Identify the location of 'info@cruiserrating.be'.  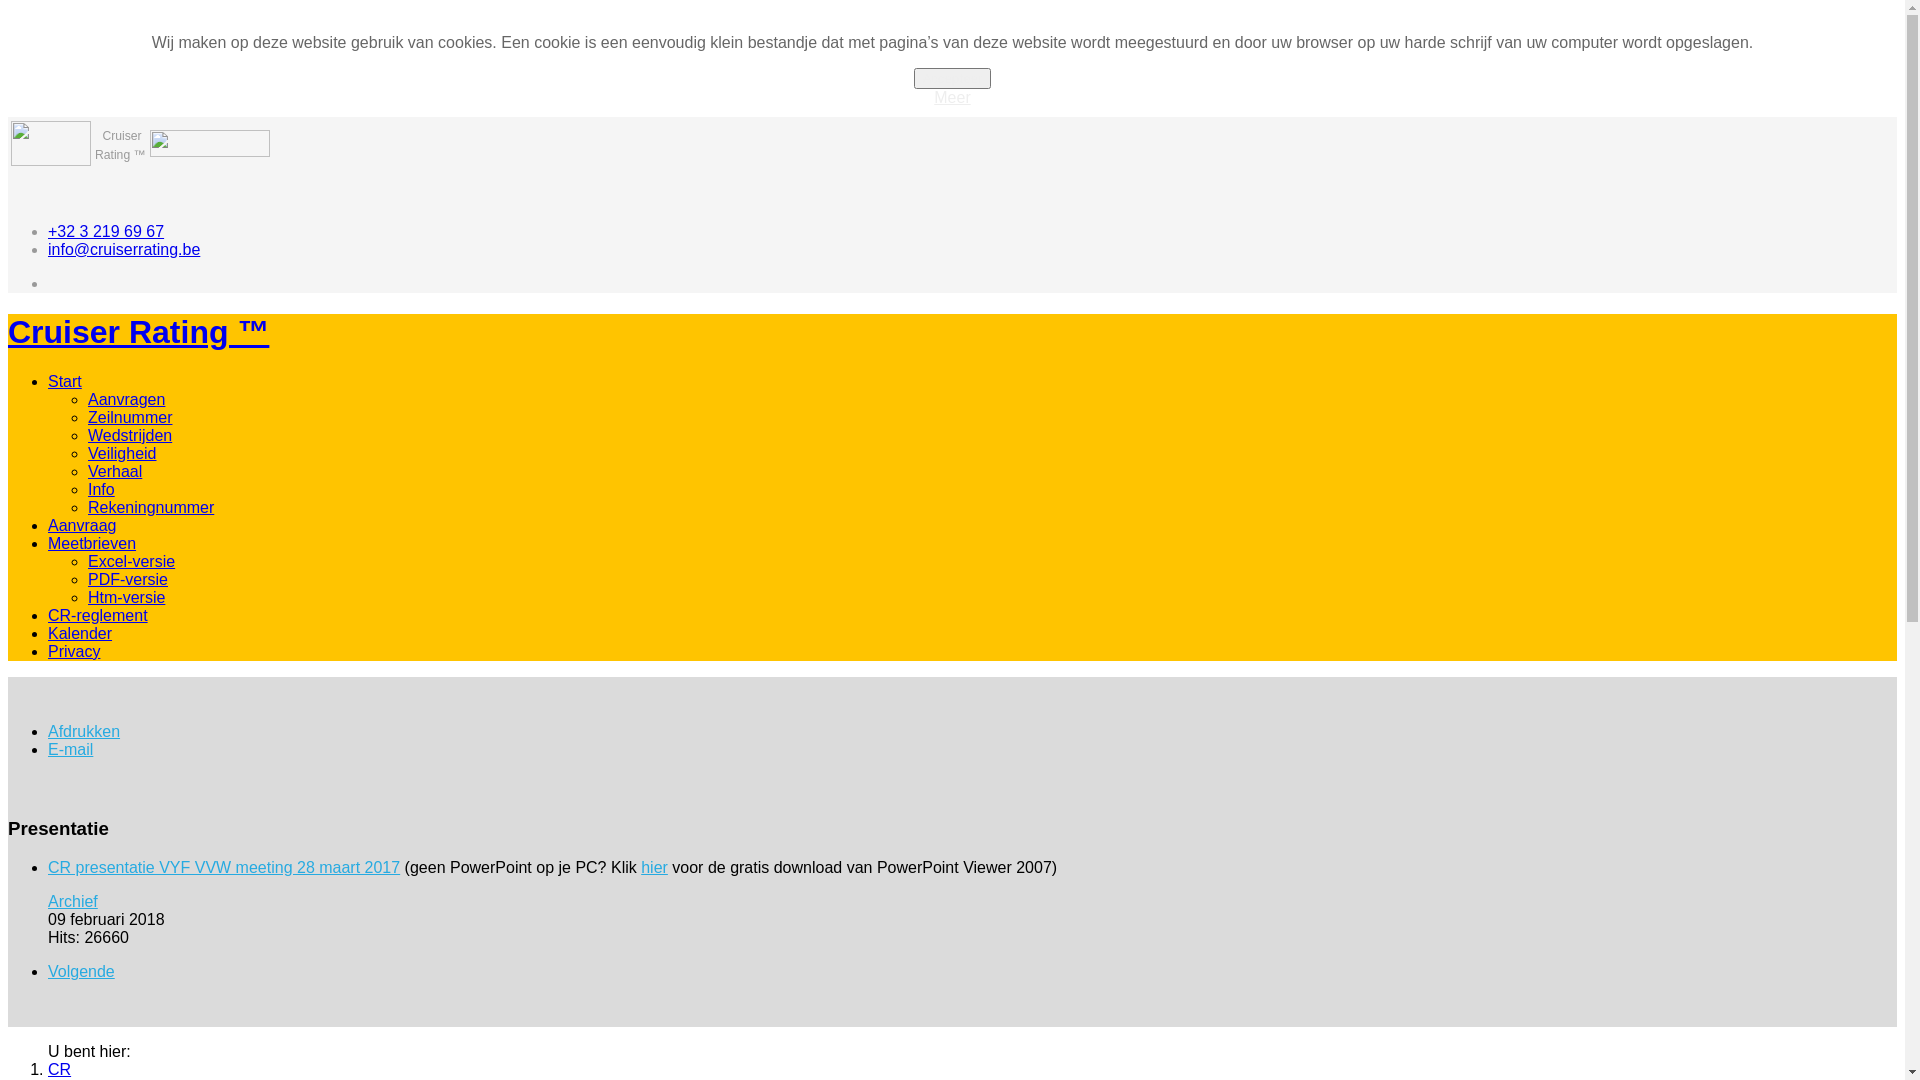
(48, 248).